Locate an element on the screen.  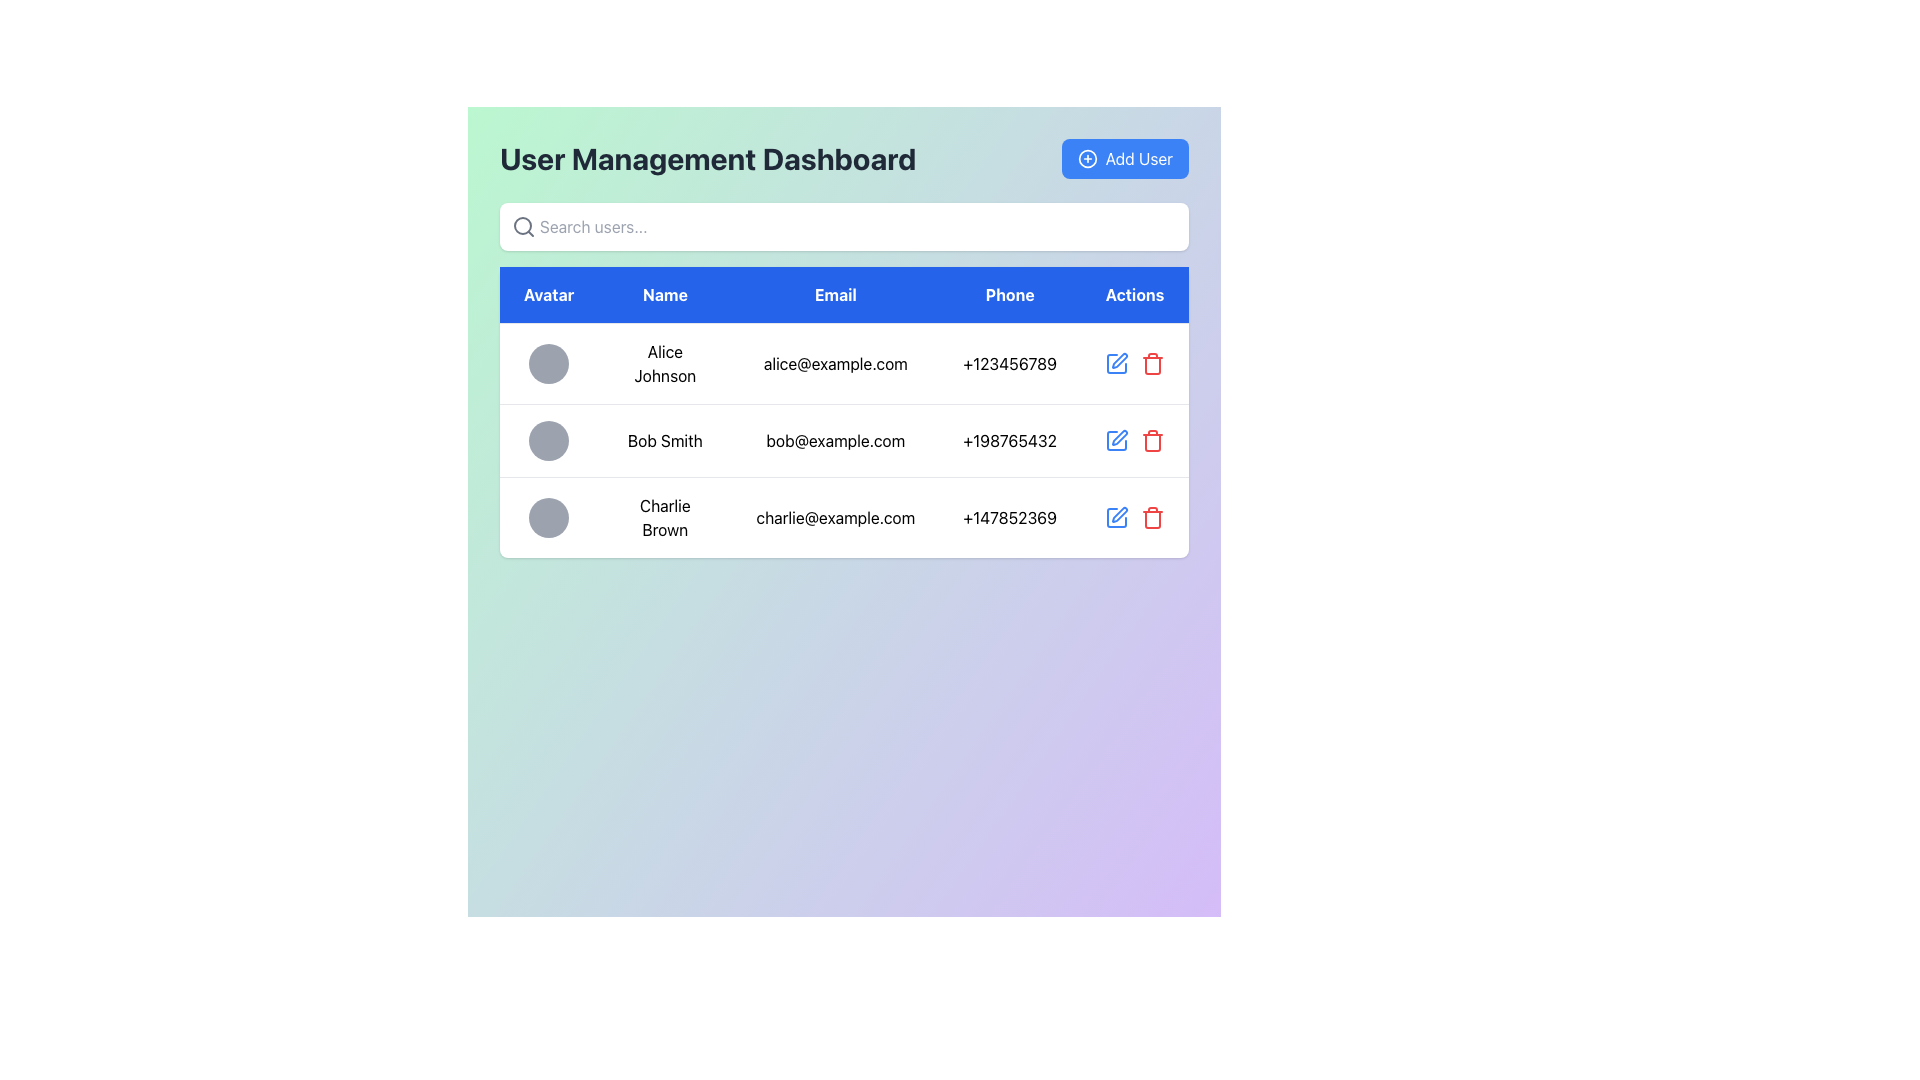
the edit button located in the 'Actions' column of the last row for user 'Charlie Brown' to change its color is located at coordinates (1116, 516).